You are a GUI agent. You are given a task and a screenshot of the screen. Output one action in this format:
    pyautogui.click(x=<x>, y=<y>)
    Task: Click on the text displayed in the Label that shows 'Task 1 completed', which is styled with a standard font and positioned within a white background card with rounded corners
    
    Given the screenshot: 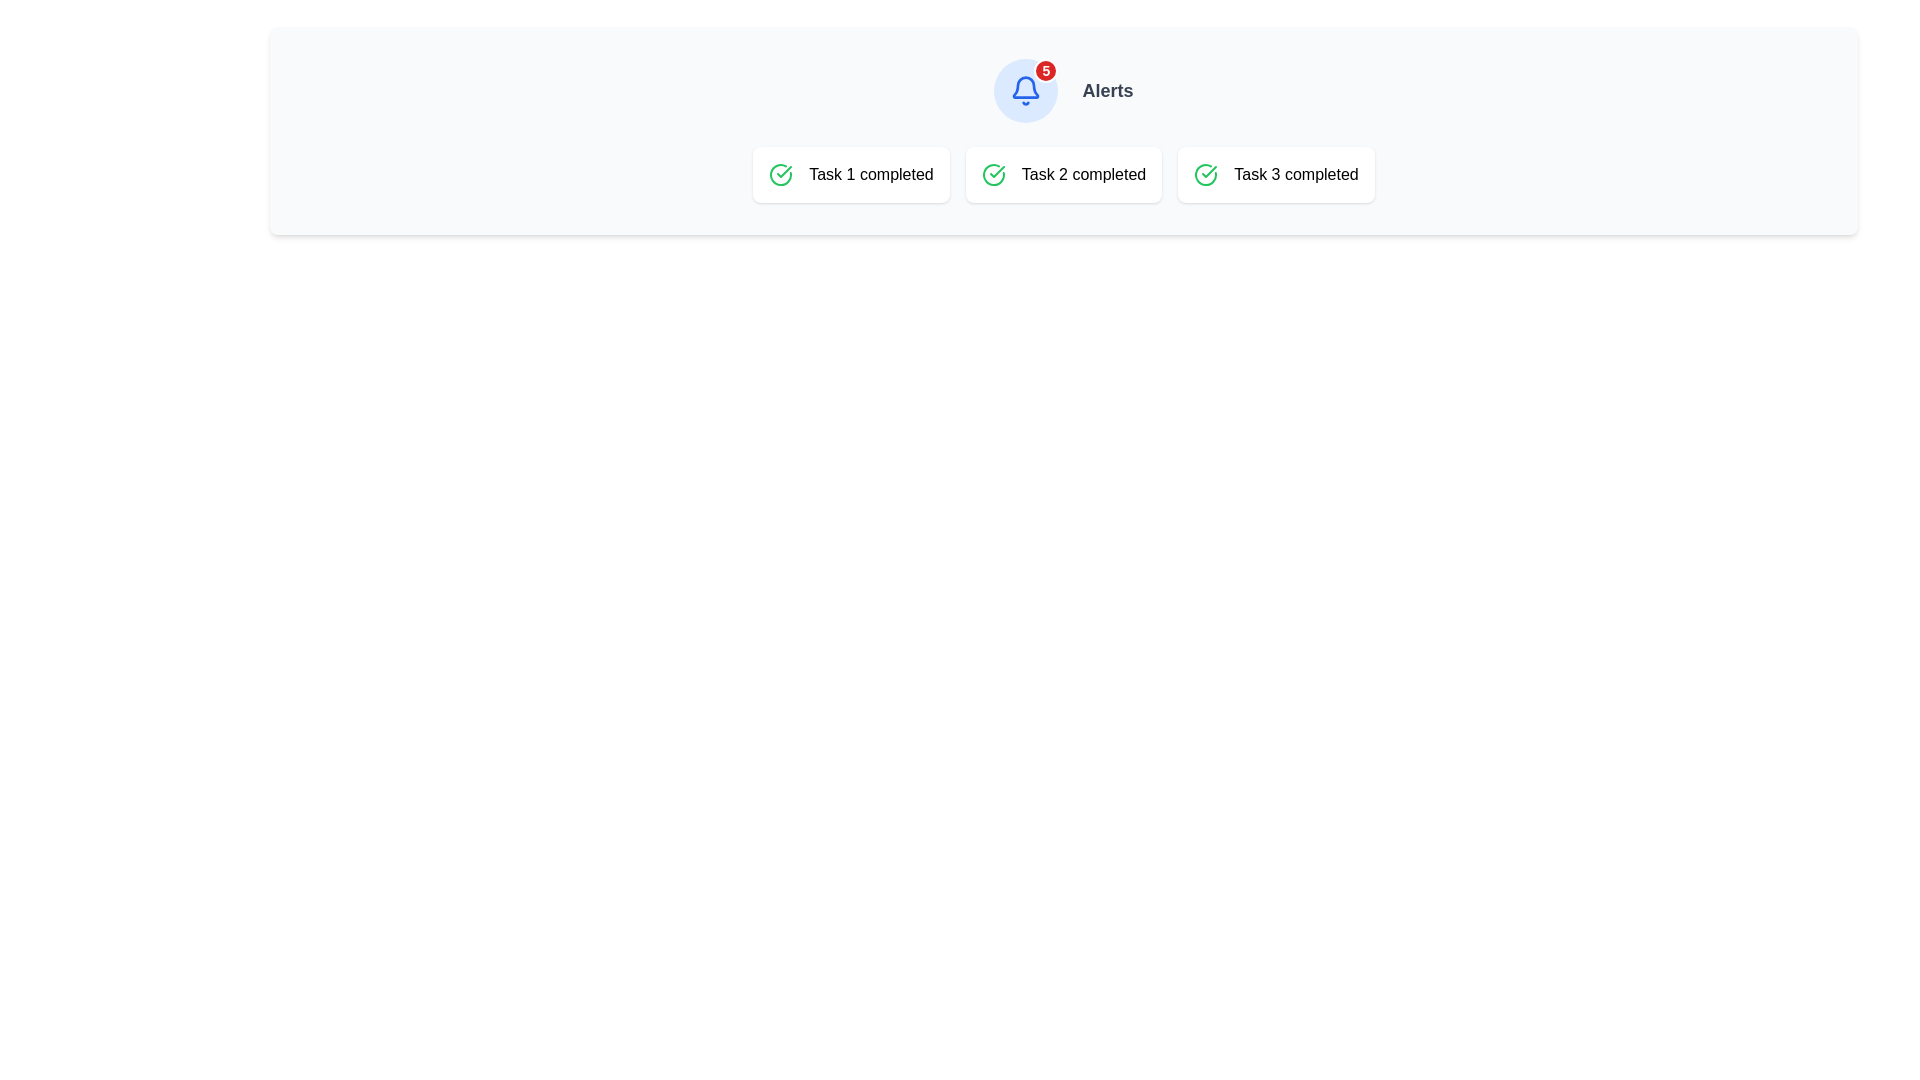 What is the action you would take?
    pyautogui.click(x=871, y=173)
    